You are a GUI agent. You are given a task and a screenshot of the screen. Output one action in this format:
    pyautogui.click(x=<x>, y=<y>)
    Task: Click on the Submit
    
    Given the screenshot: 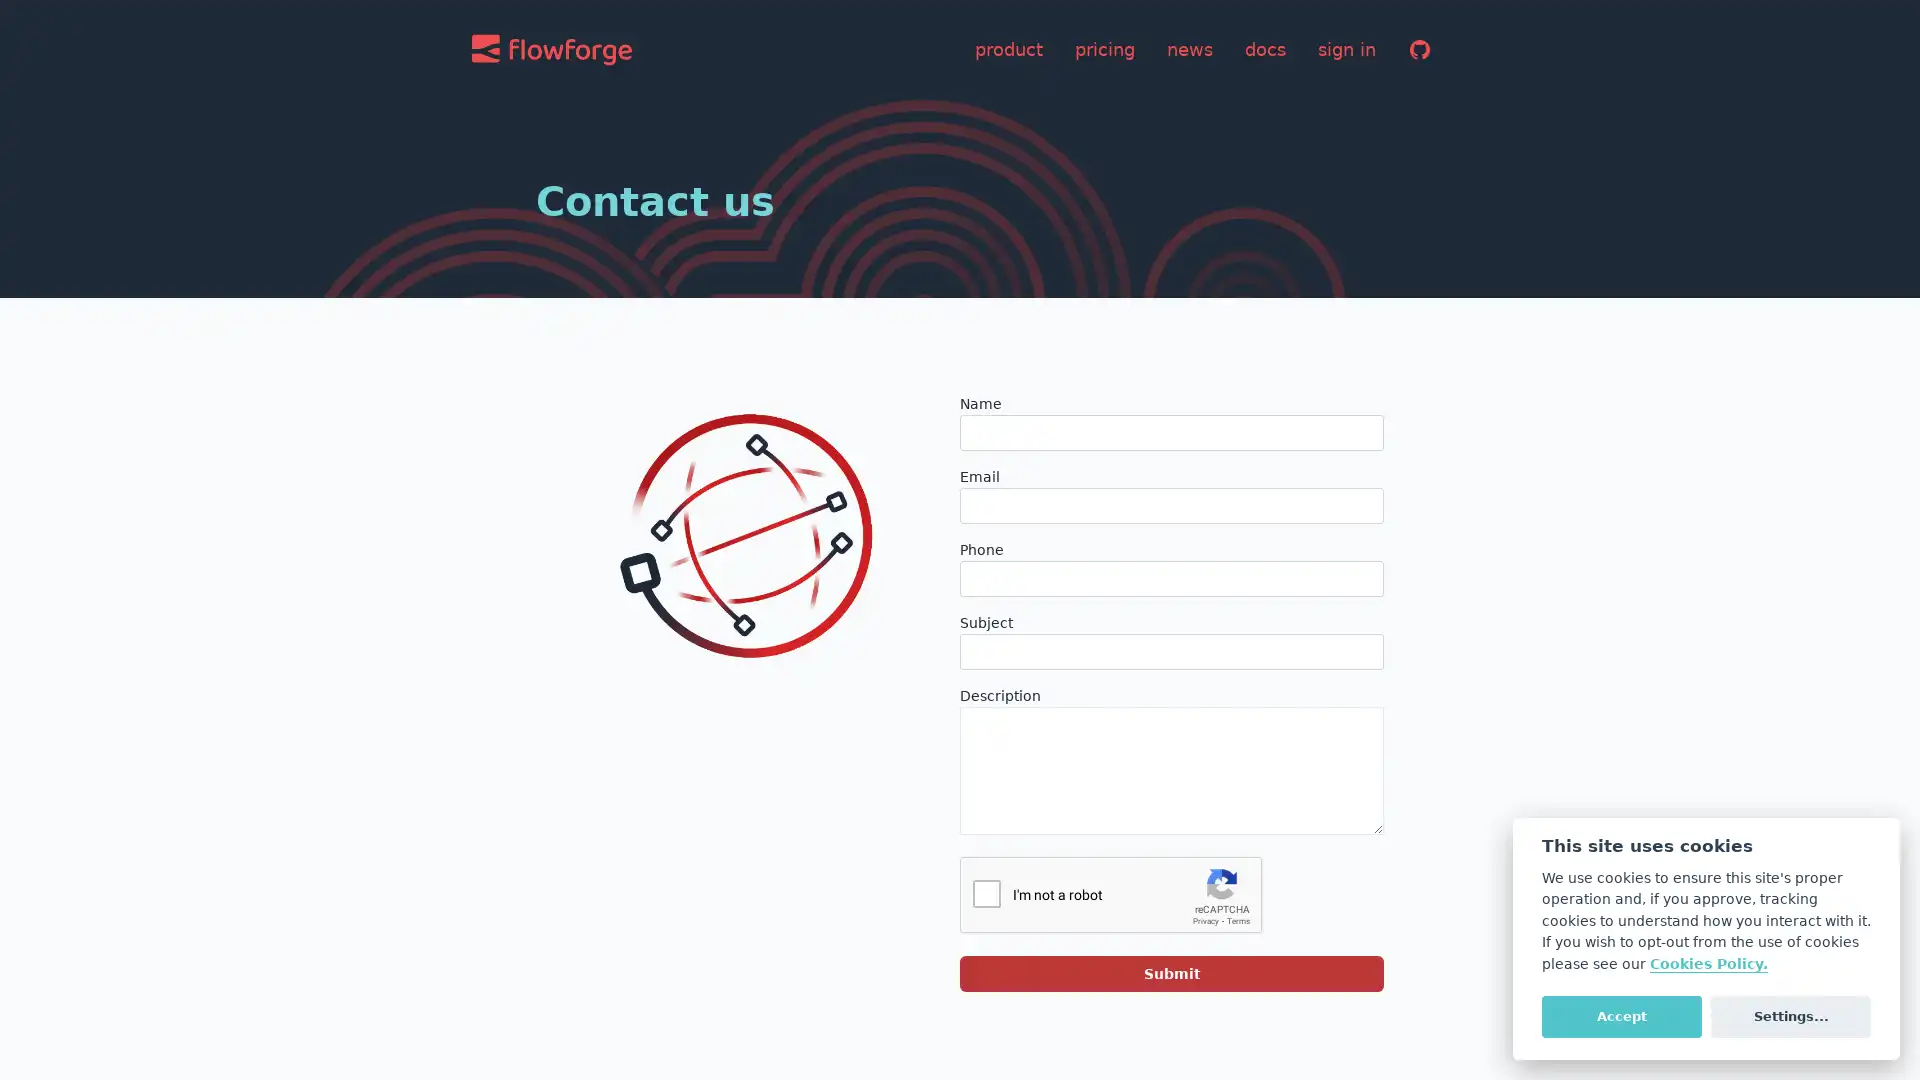 What is the action you would take?
    pyautogui.click(x=1171, y=973)
    